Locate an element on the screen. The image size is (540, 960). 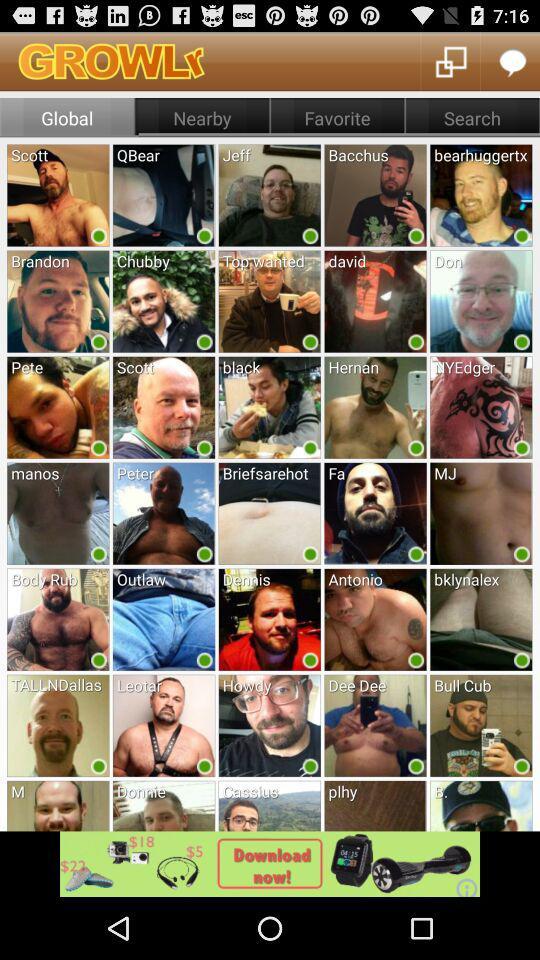
the chat icon is located at coordinates (511, 65).